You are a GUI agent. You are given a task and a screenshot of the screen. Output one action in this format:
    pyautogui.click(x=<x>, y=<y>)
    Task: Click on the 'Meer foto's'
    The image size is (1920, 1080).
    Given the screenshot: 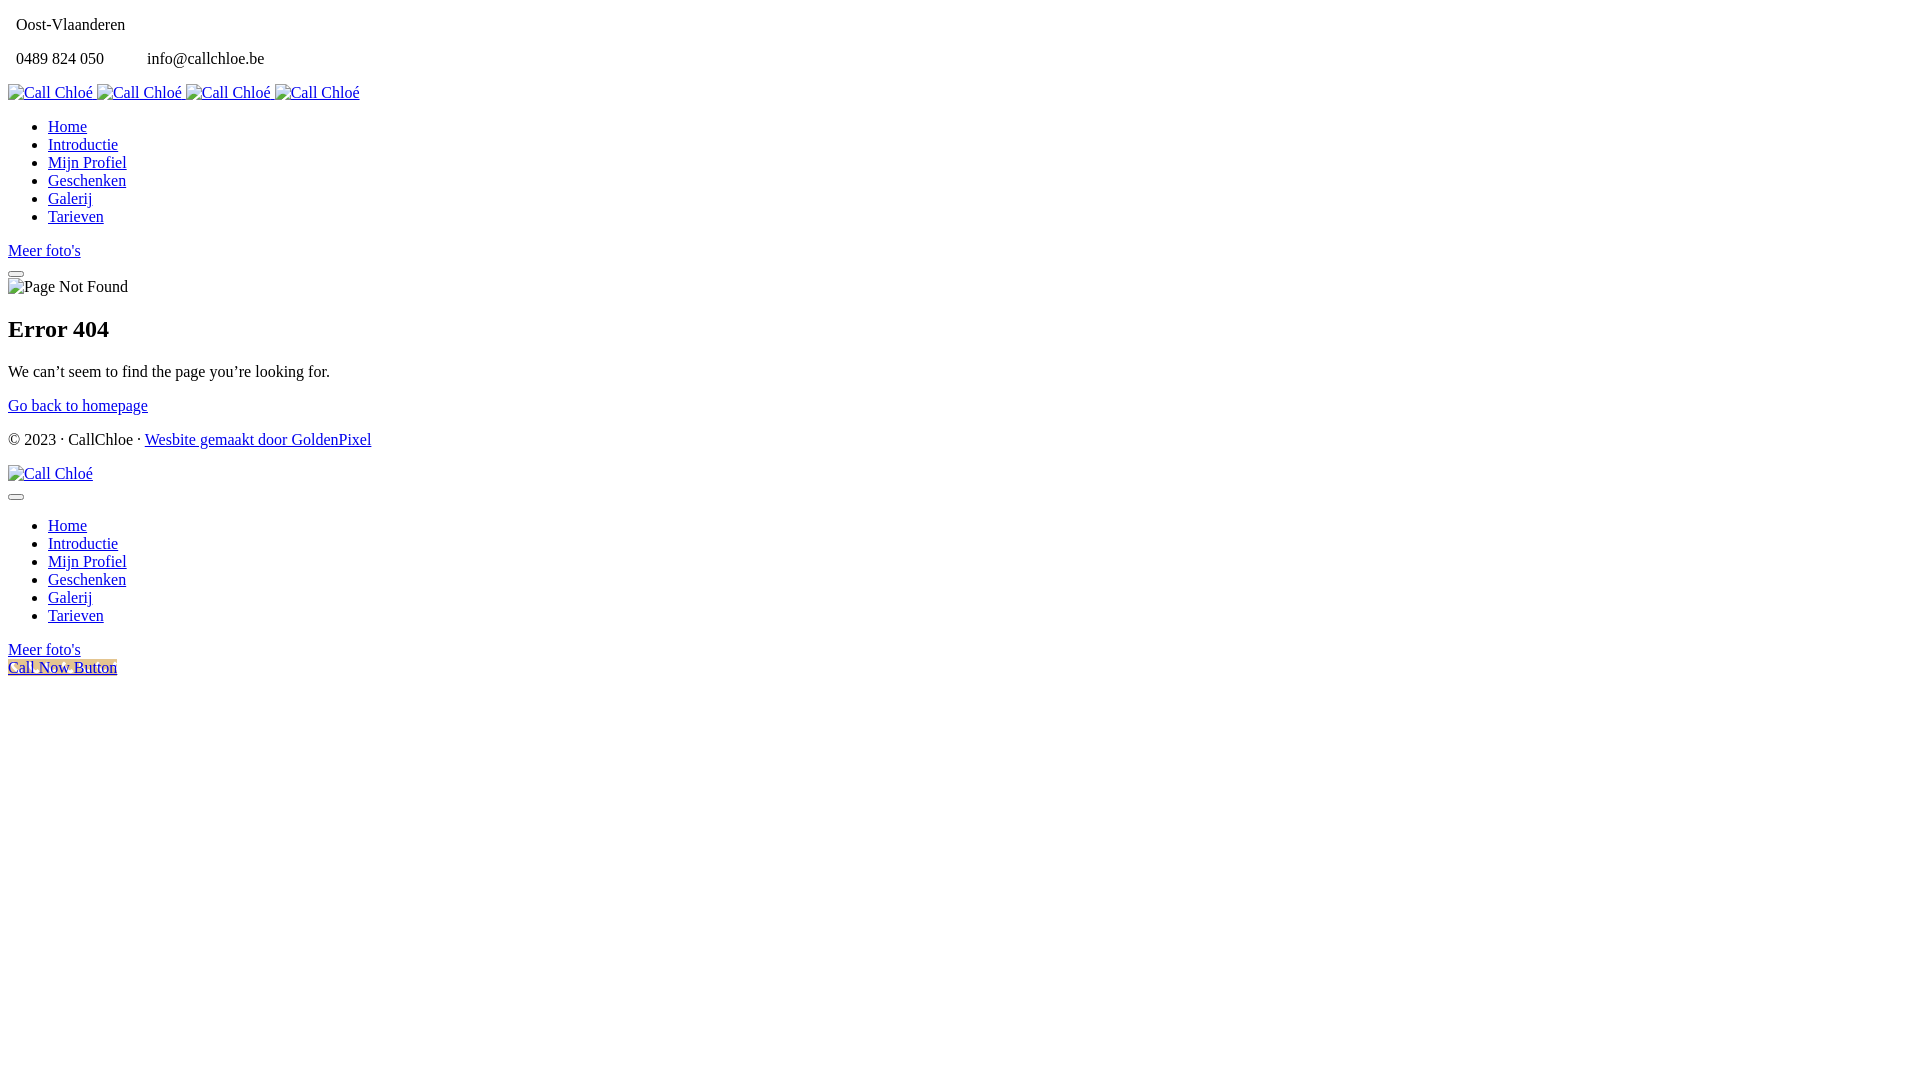 What is the action you would take?
    pyautogui.click(x=44, y=649)
    